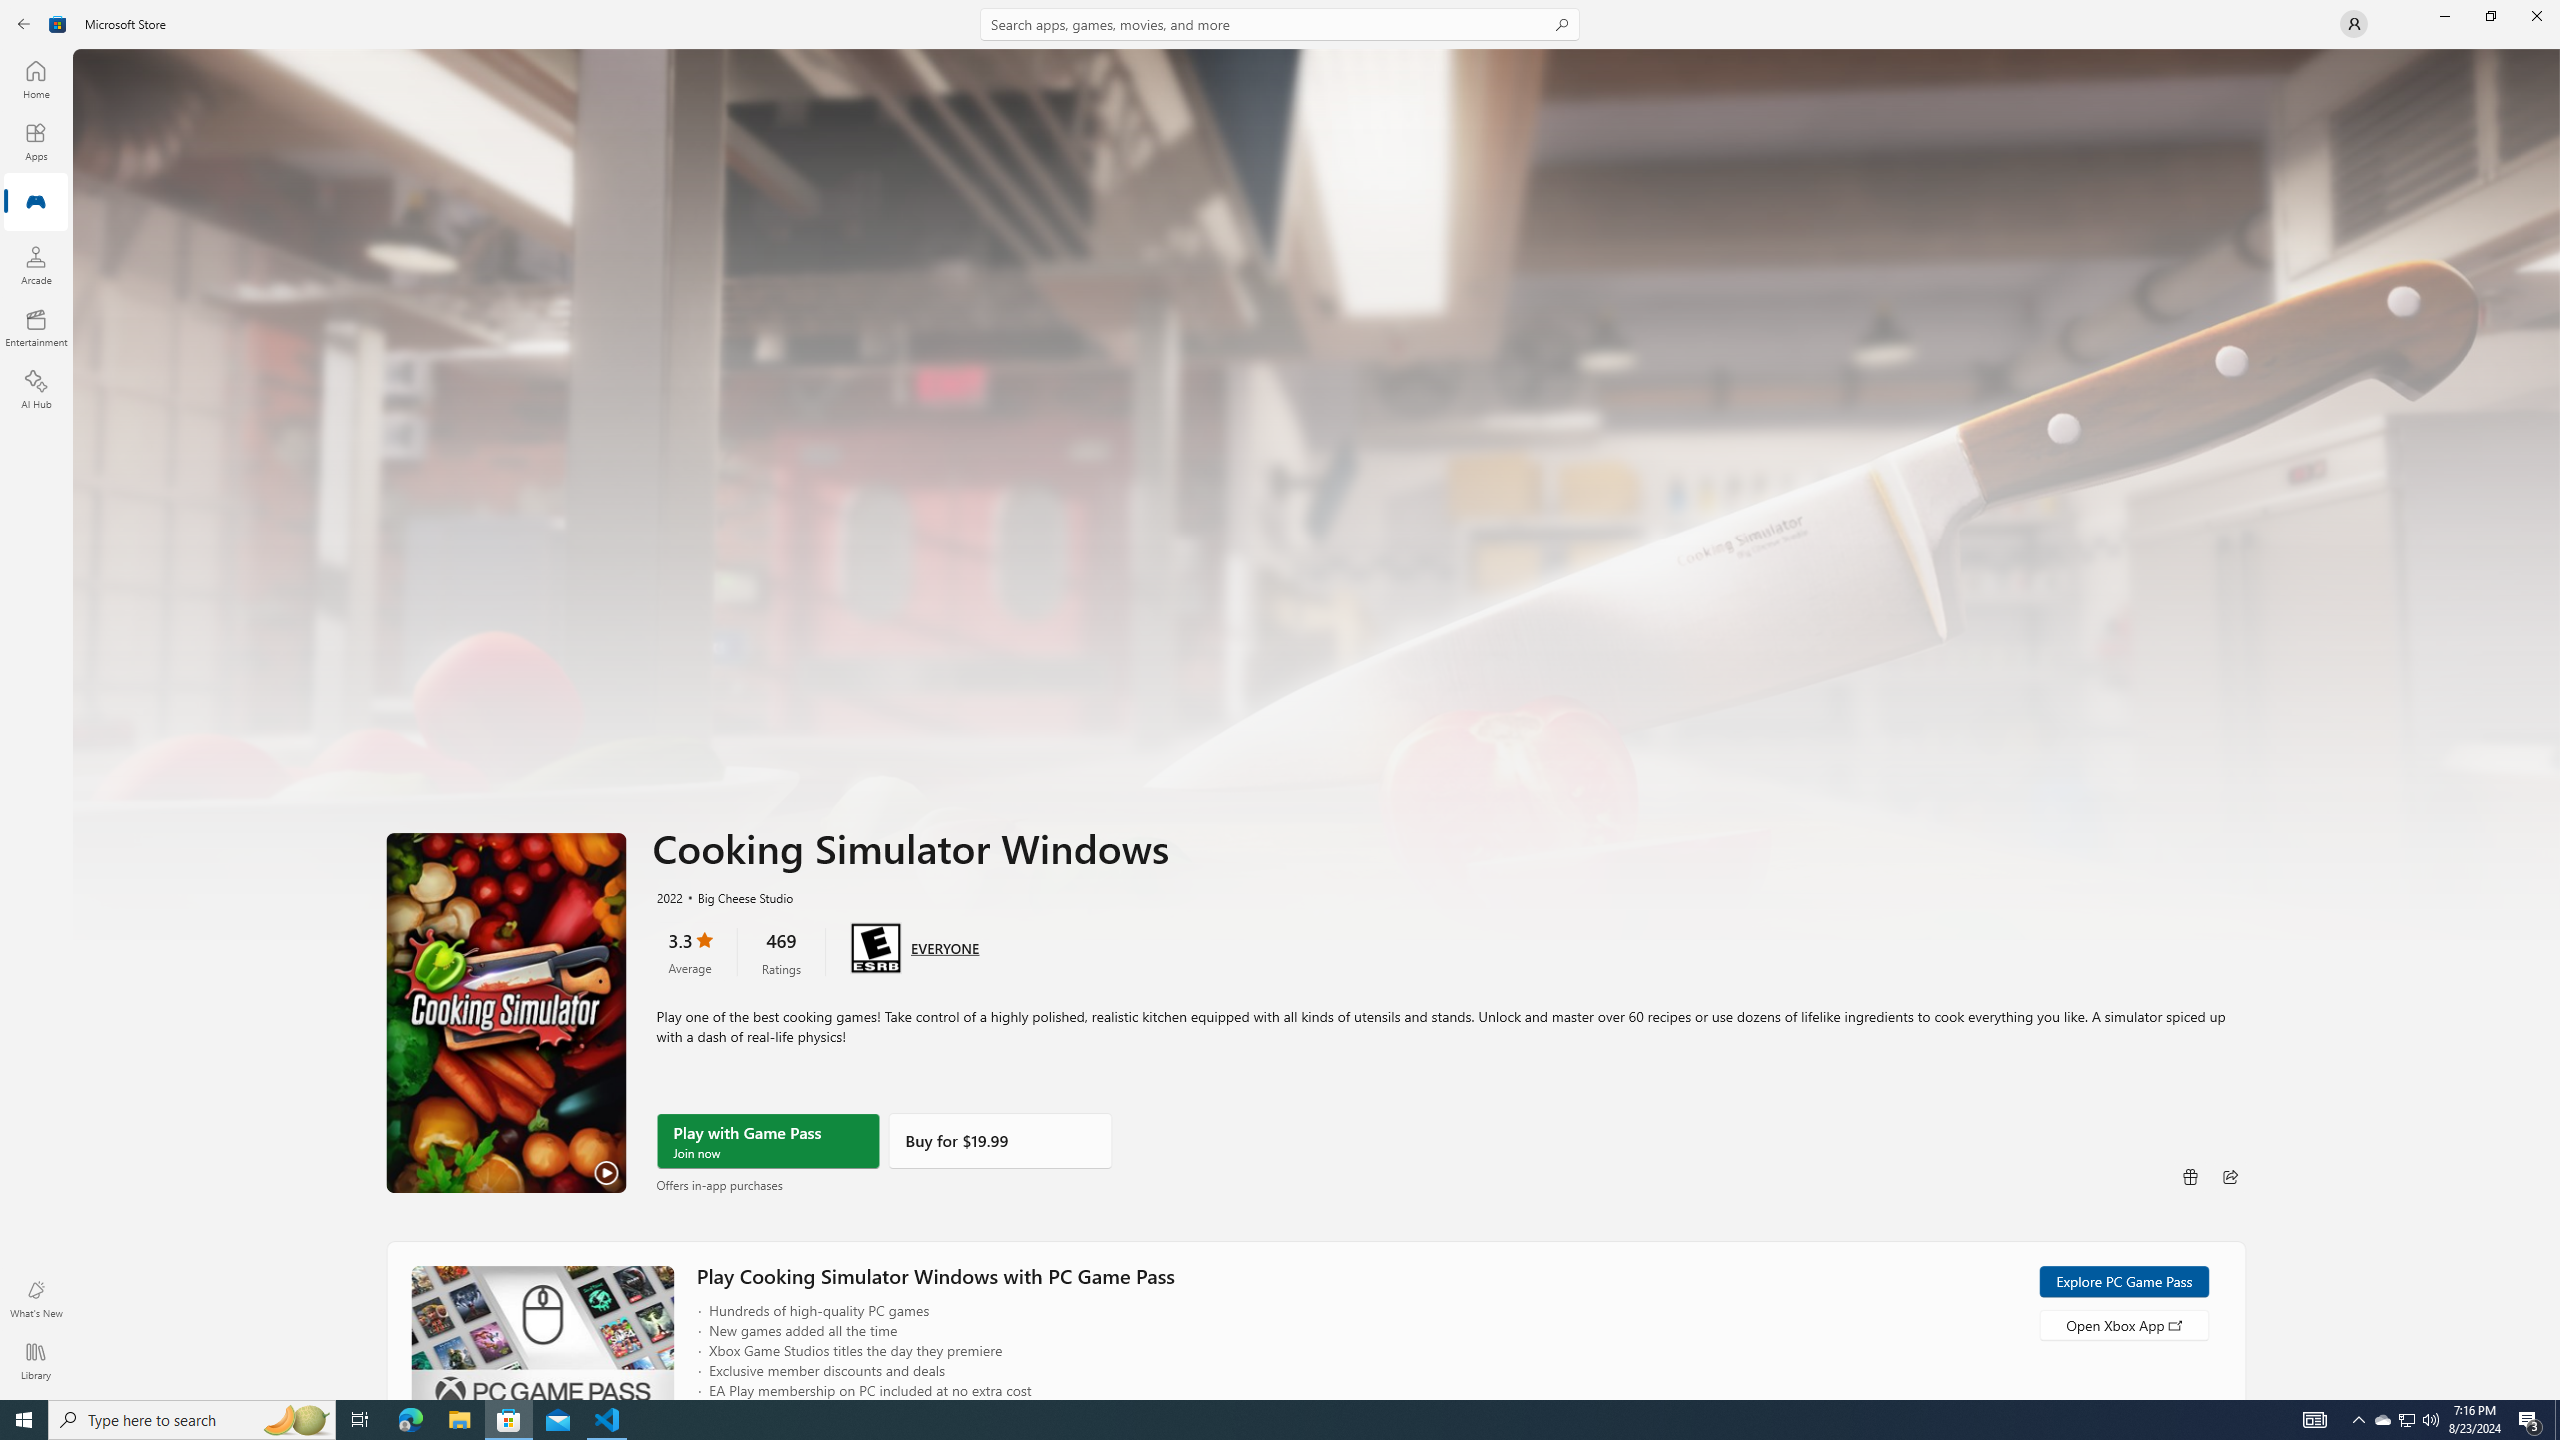  I want to click on 'Back', so click(24, 22).